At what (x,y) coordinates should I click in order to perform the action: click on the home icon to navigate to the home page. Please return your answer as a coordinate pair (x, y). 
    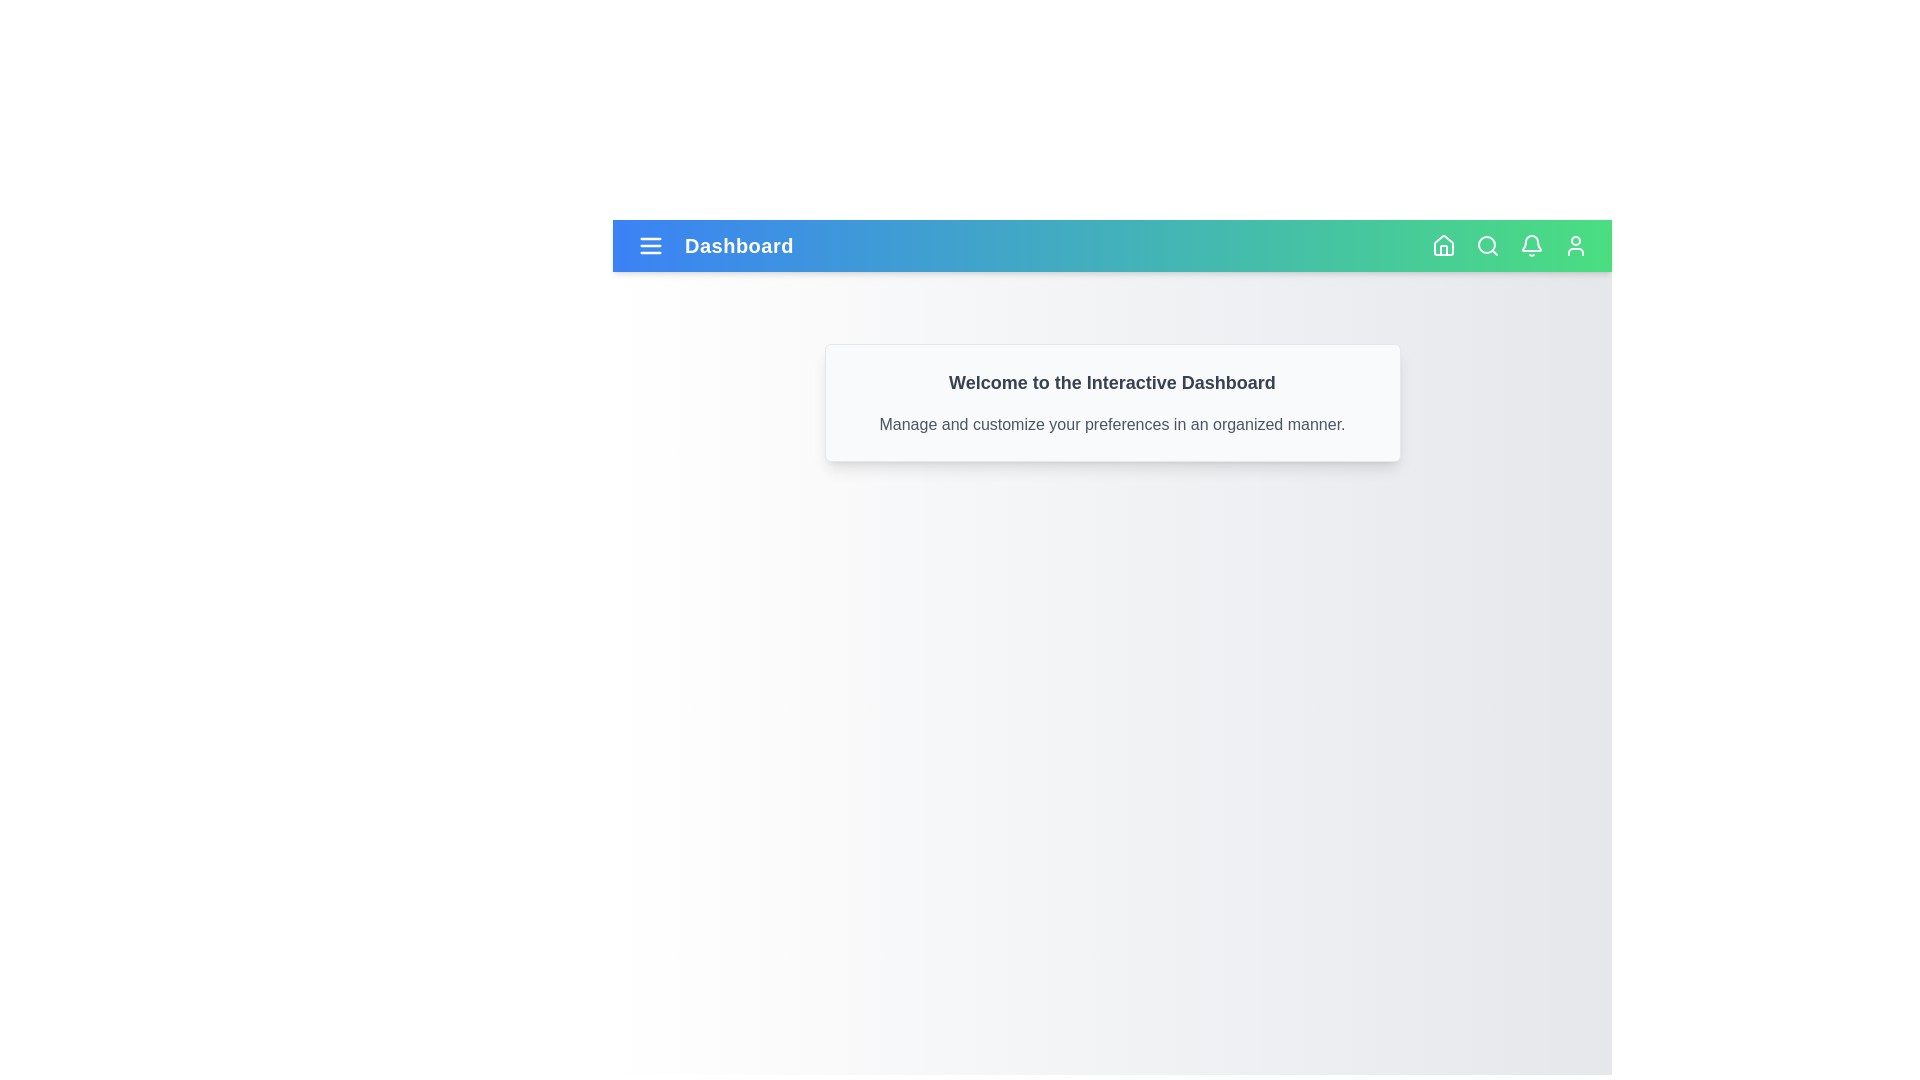
    Looking at the image, I should click on (1444, 245).